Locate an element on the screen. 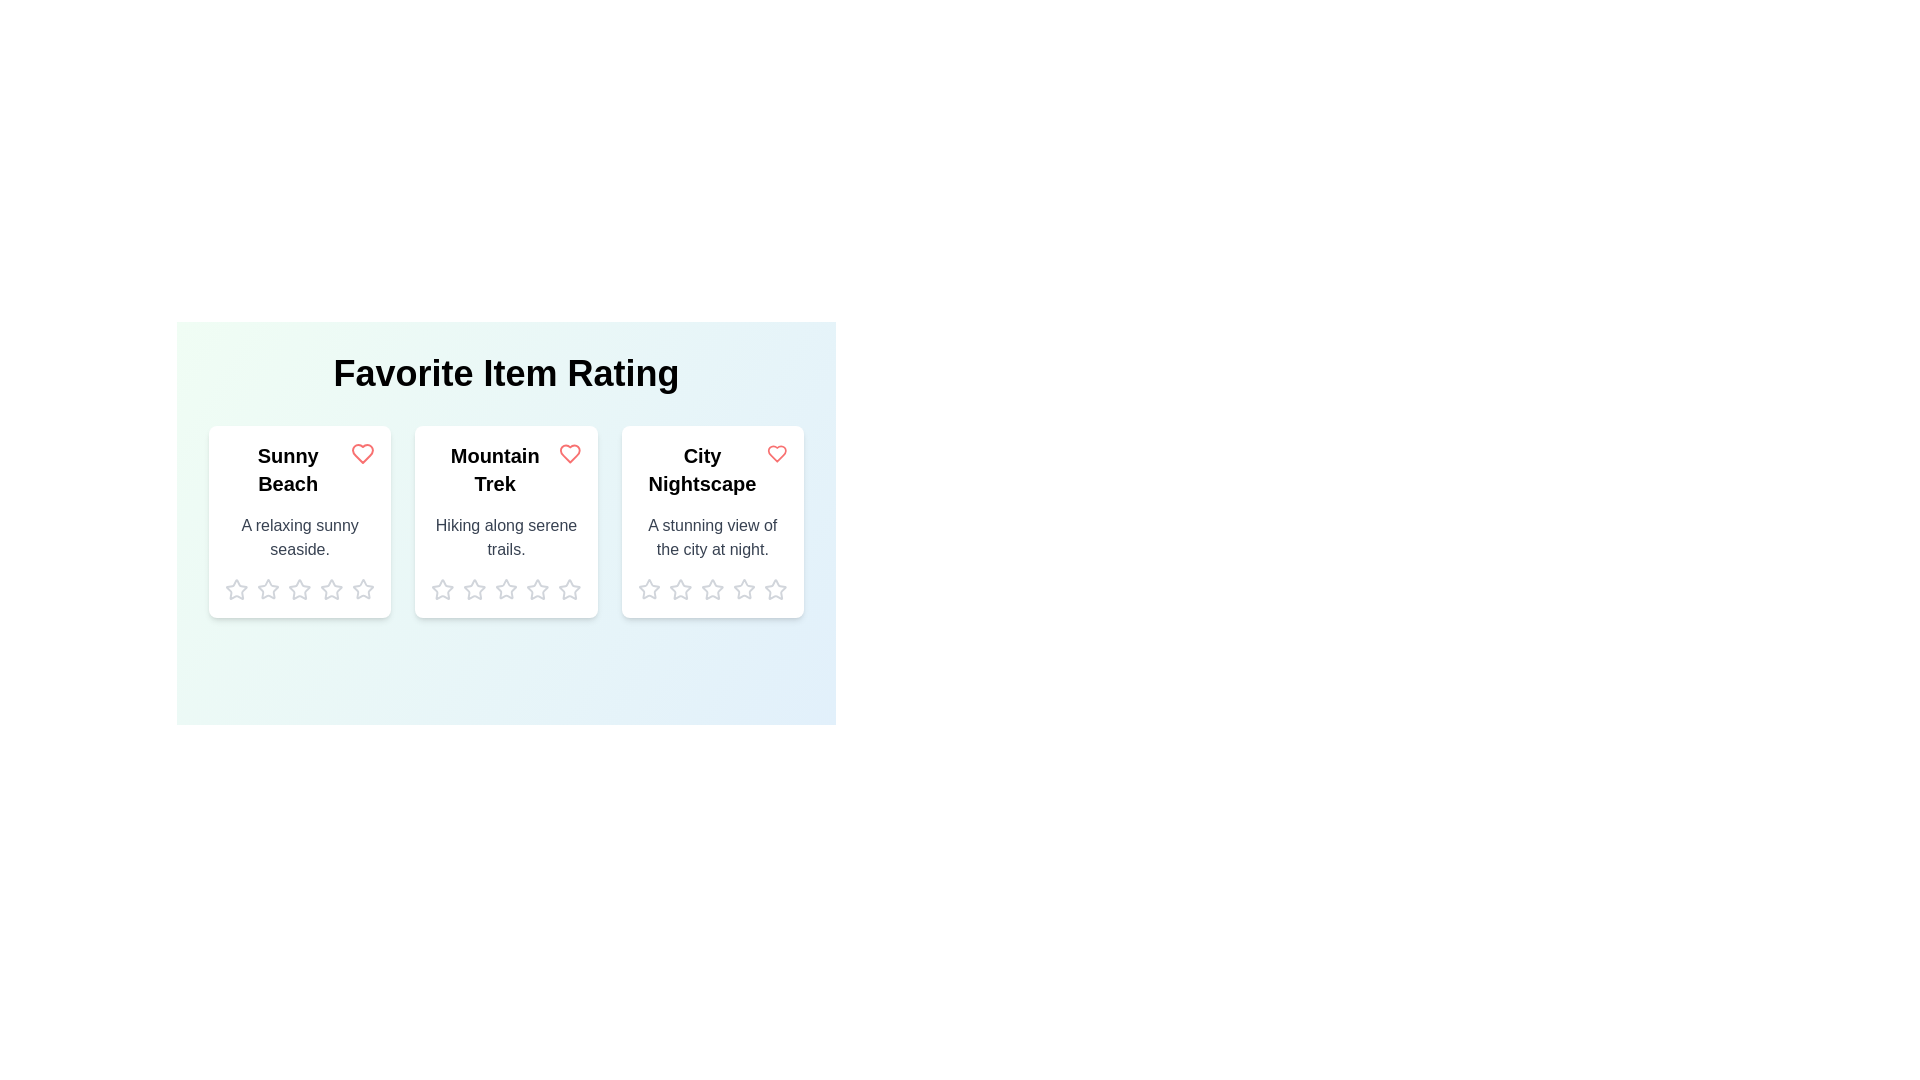 The width and height of the screenshot is (1920, 1080). the rating of an item to 3 stars is located at coordinates (299, 589).